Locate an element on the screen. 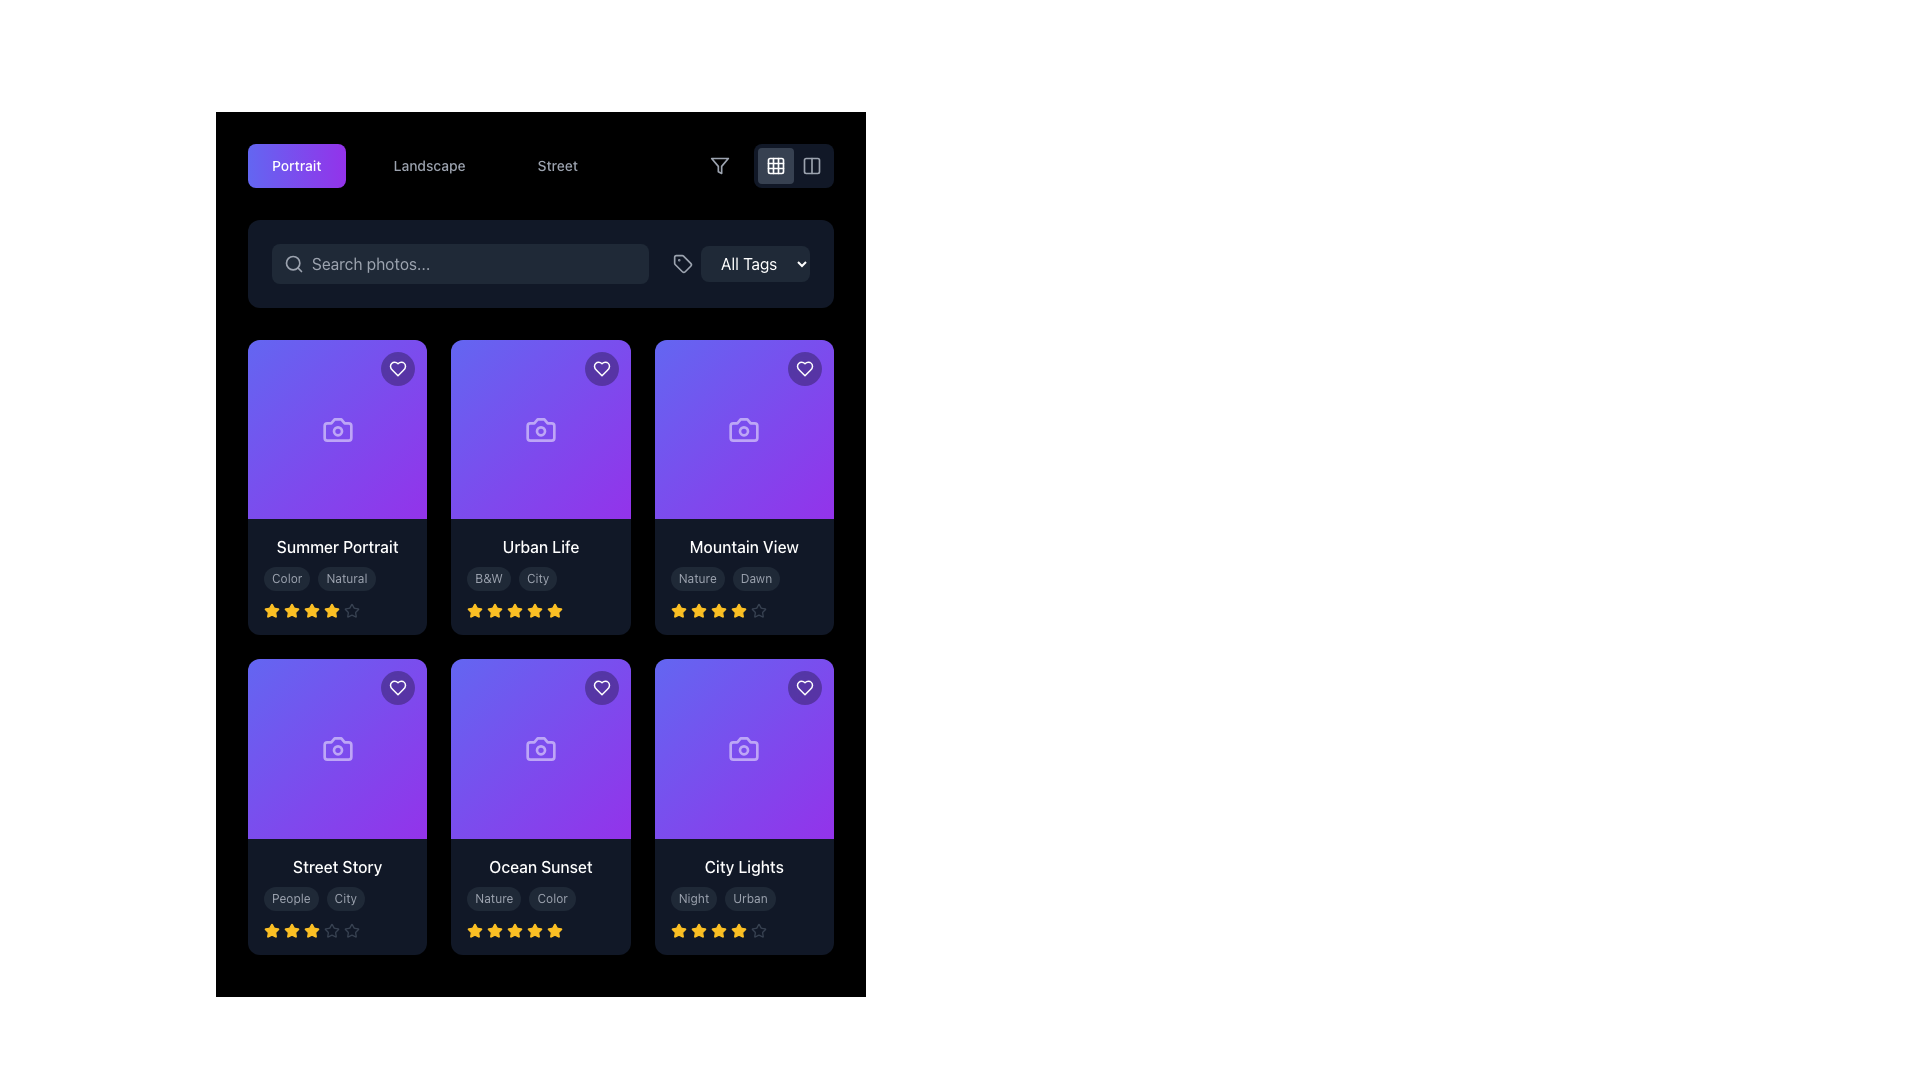 The height and width of the screenshot is (1080, 1920). the fourth star in the rating system under the 'Ocean Sunset' card to rate the item at this level is located at coordinates (515, 930).